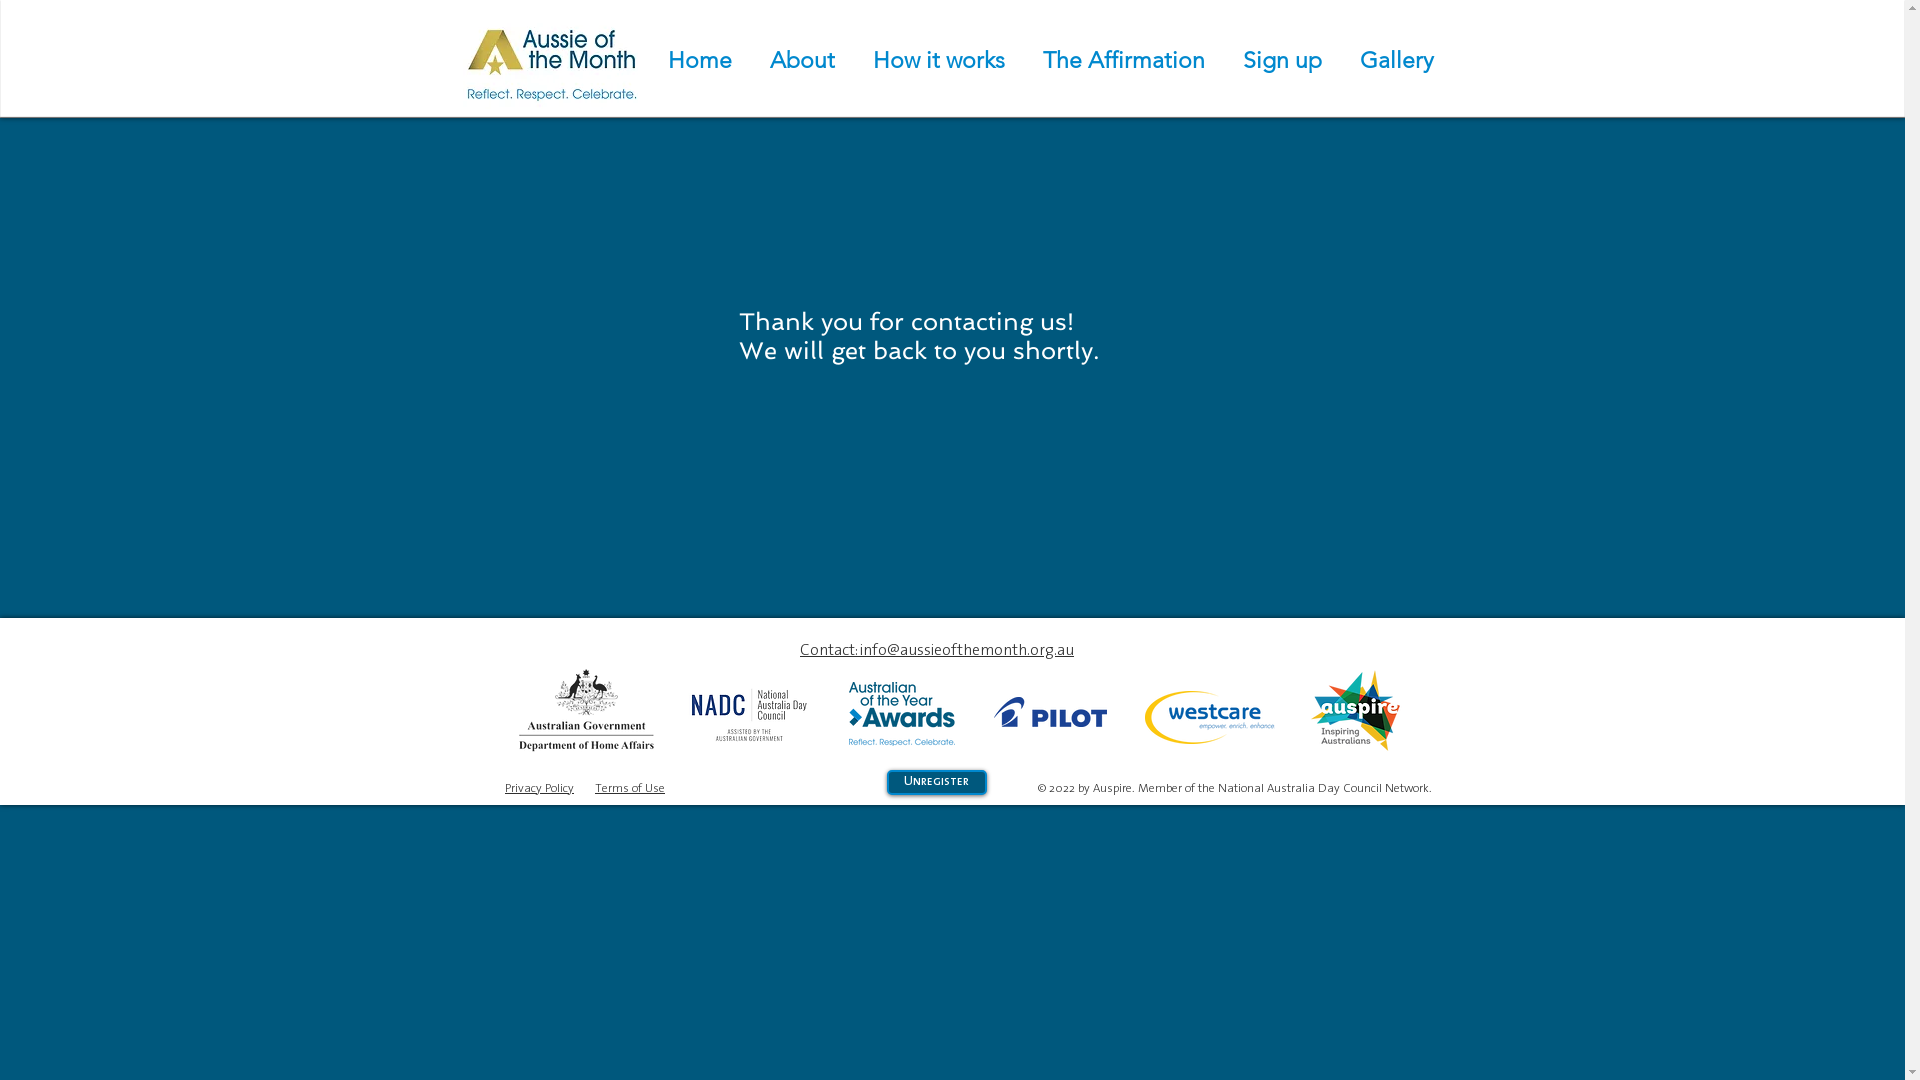  I want to click on 'Terms of Use', so click(628, 786).